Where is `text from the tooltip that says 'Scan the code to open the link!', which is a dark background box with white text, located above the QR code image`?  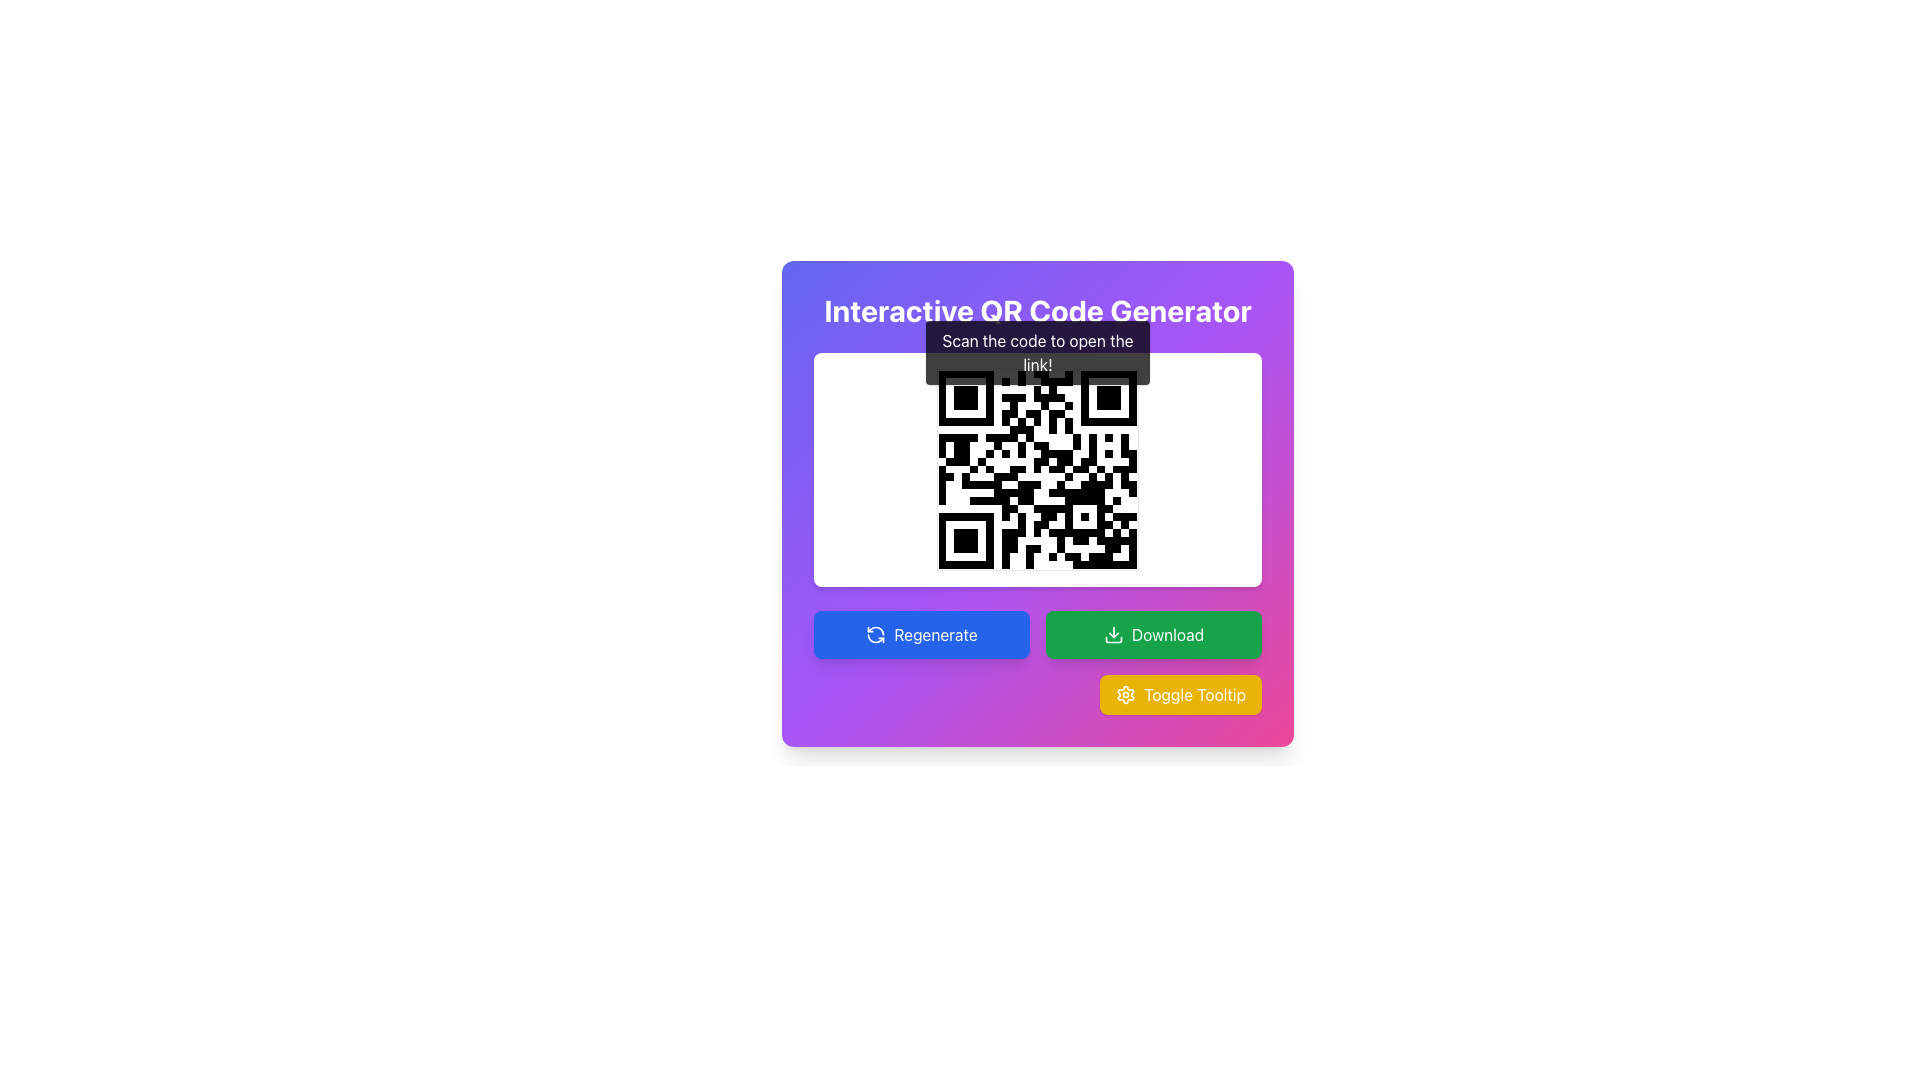
text from the tooltip that says 'Scan the code to open the link!', which is a dark background box with white text, located above the QR code image is located at coordinates (1037, 352).